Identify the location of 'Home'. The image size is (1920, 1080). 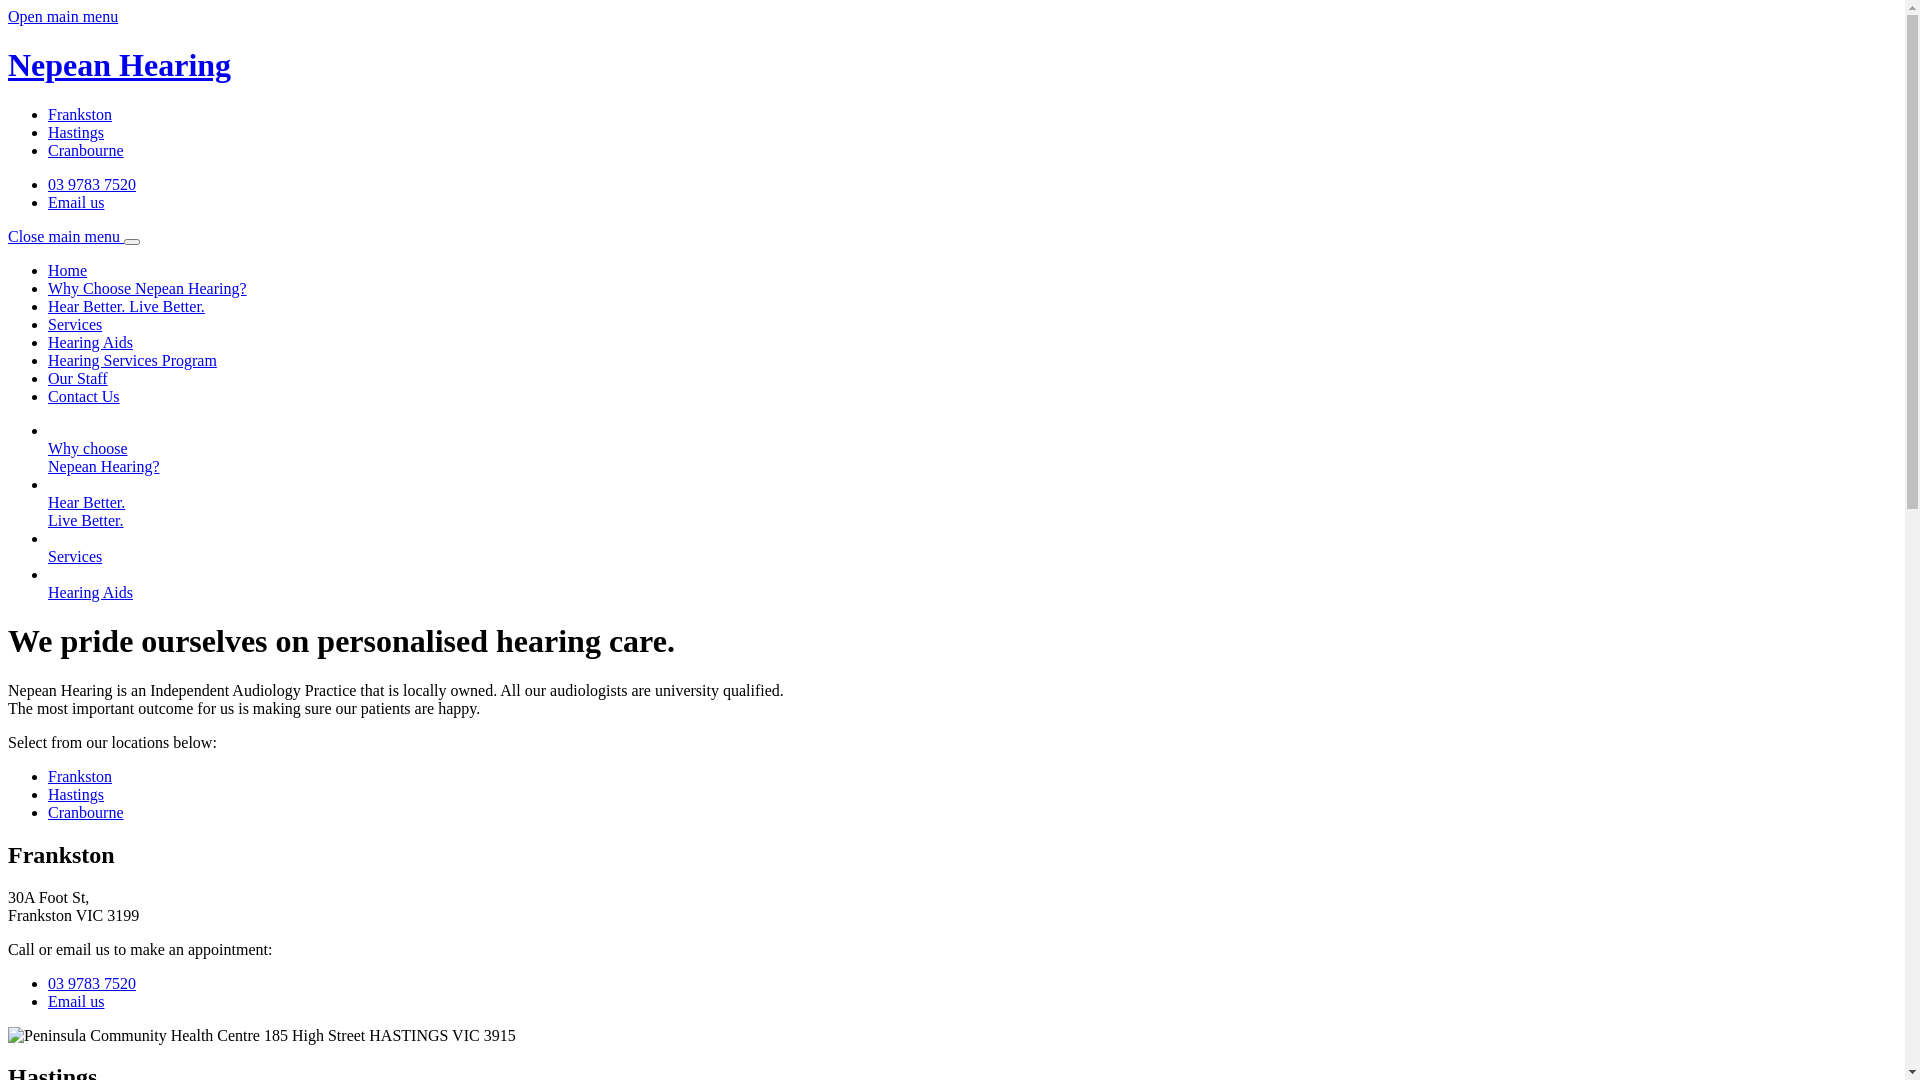
(67, 270).